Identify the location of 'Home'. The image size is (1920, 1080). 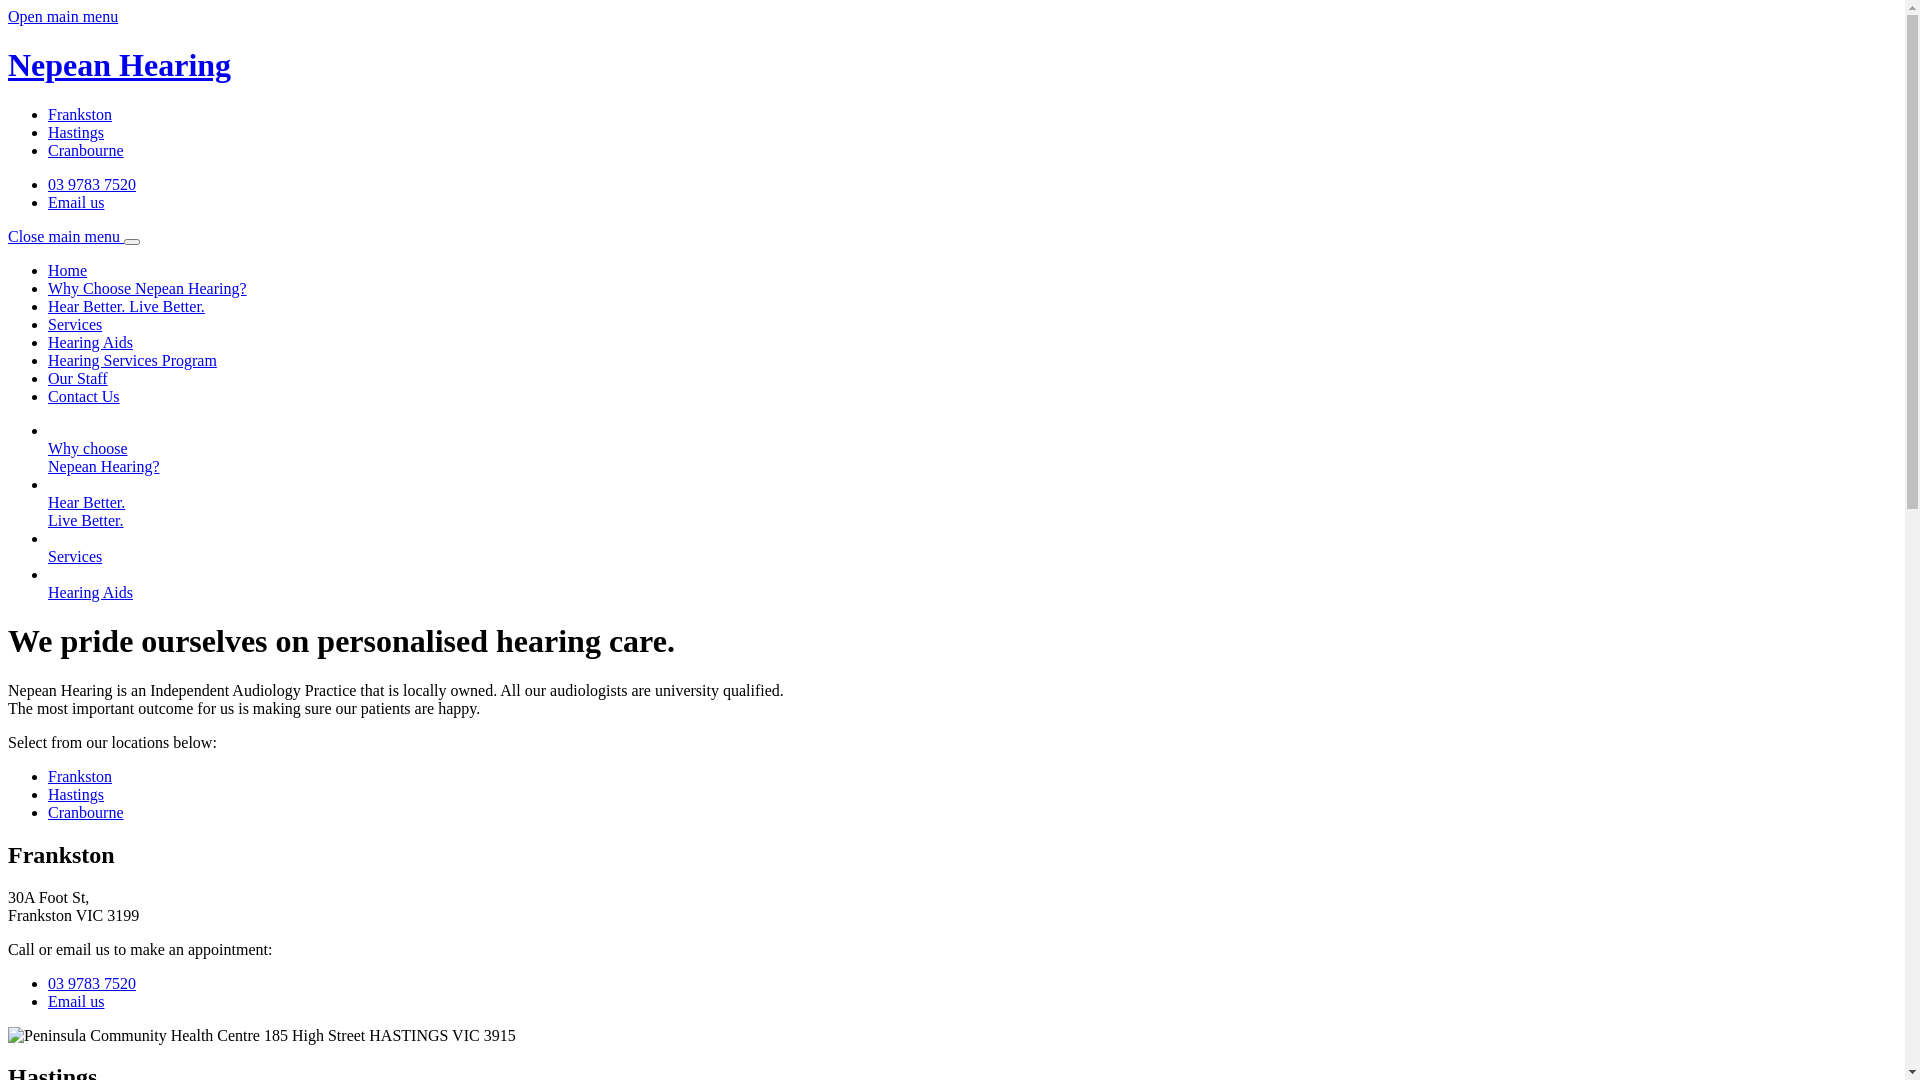
(67, 270).